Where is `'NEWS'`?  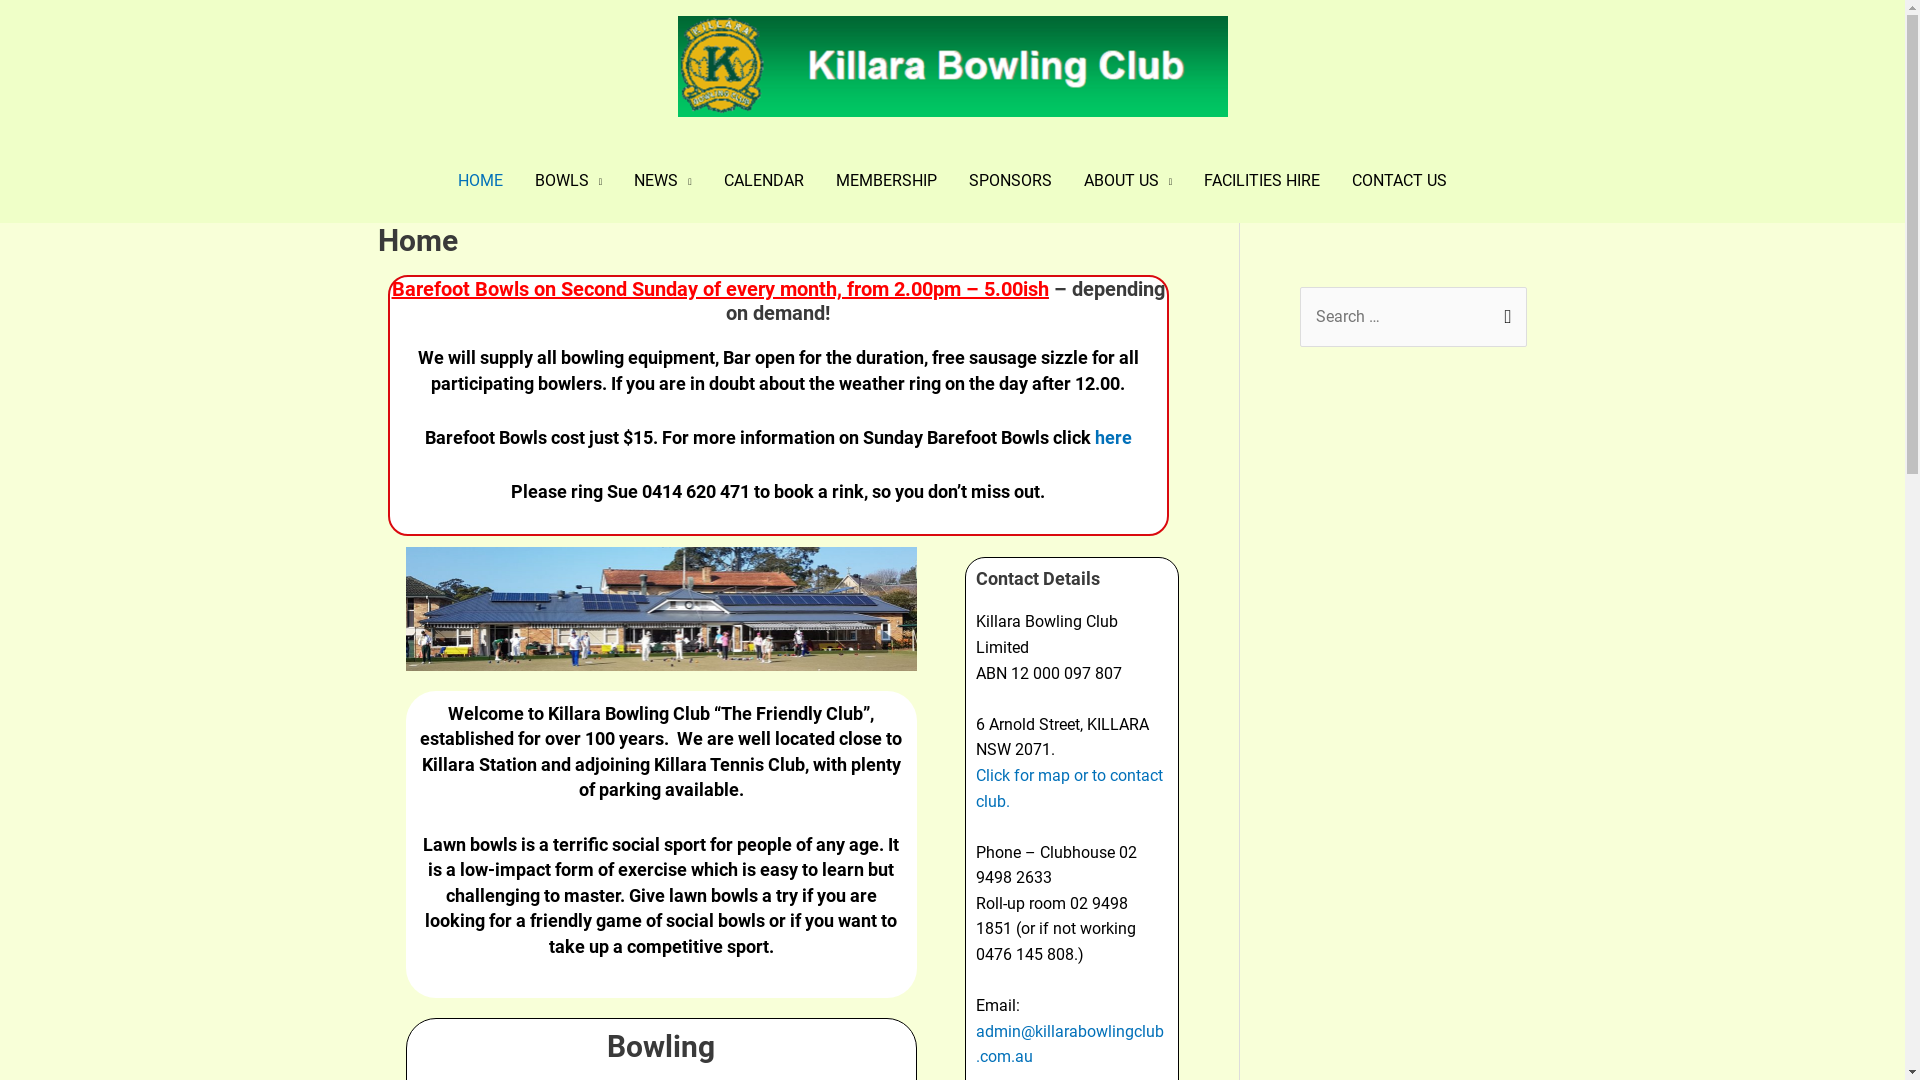 'NEWS' is located at coordinates (662, 181).